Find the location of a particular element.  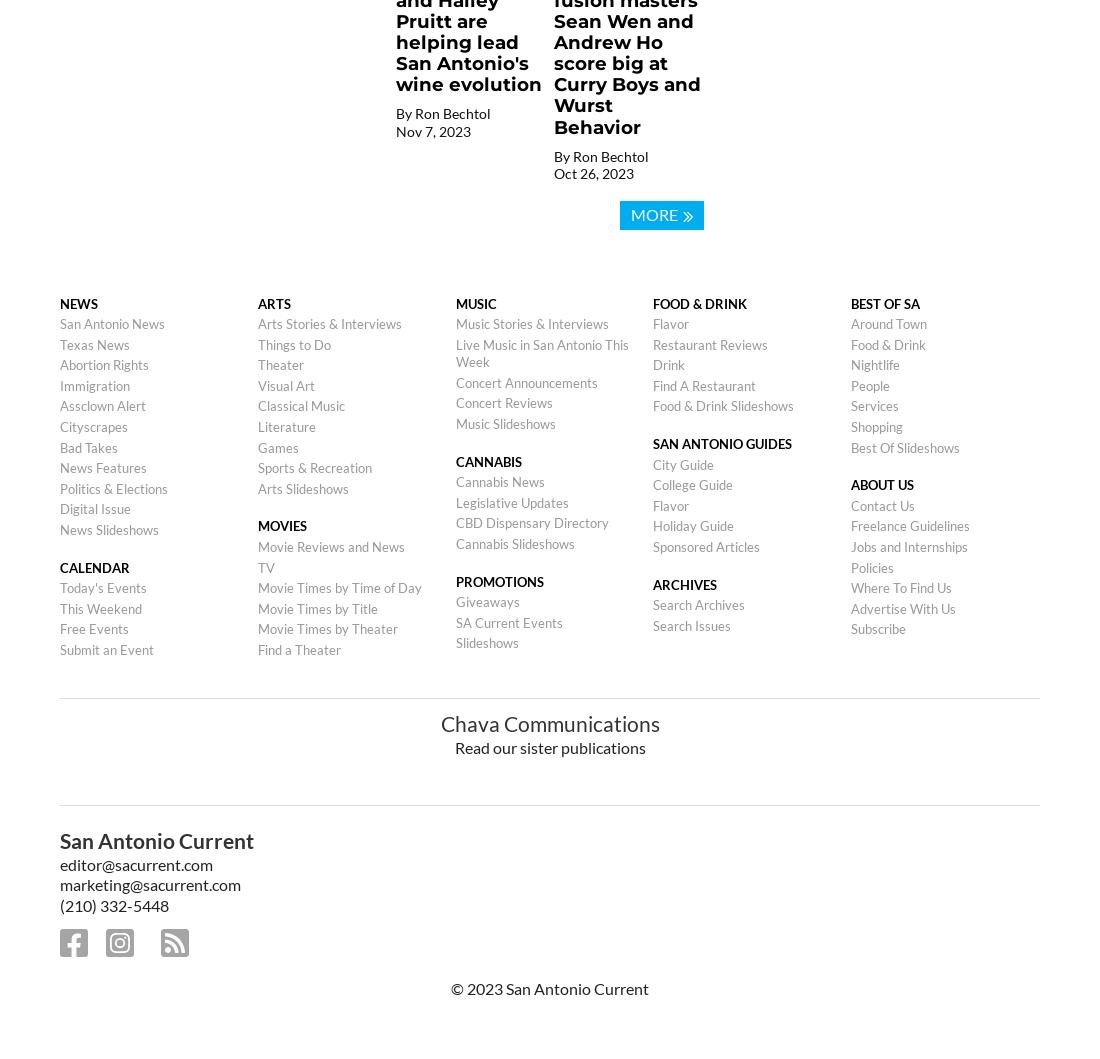

'Live Music in San Antonio This Week' is located at coordinates (541, 351).